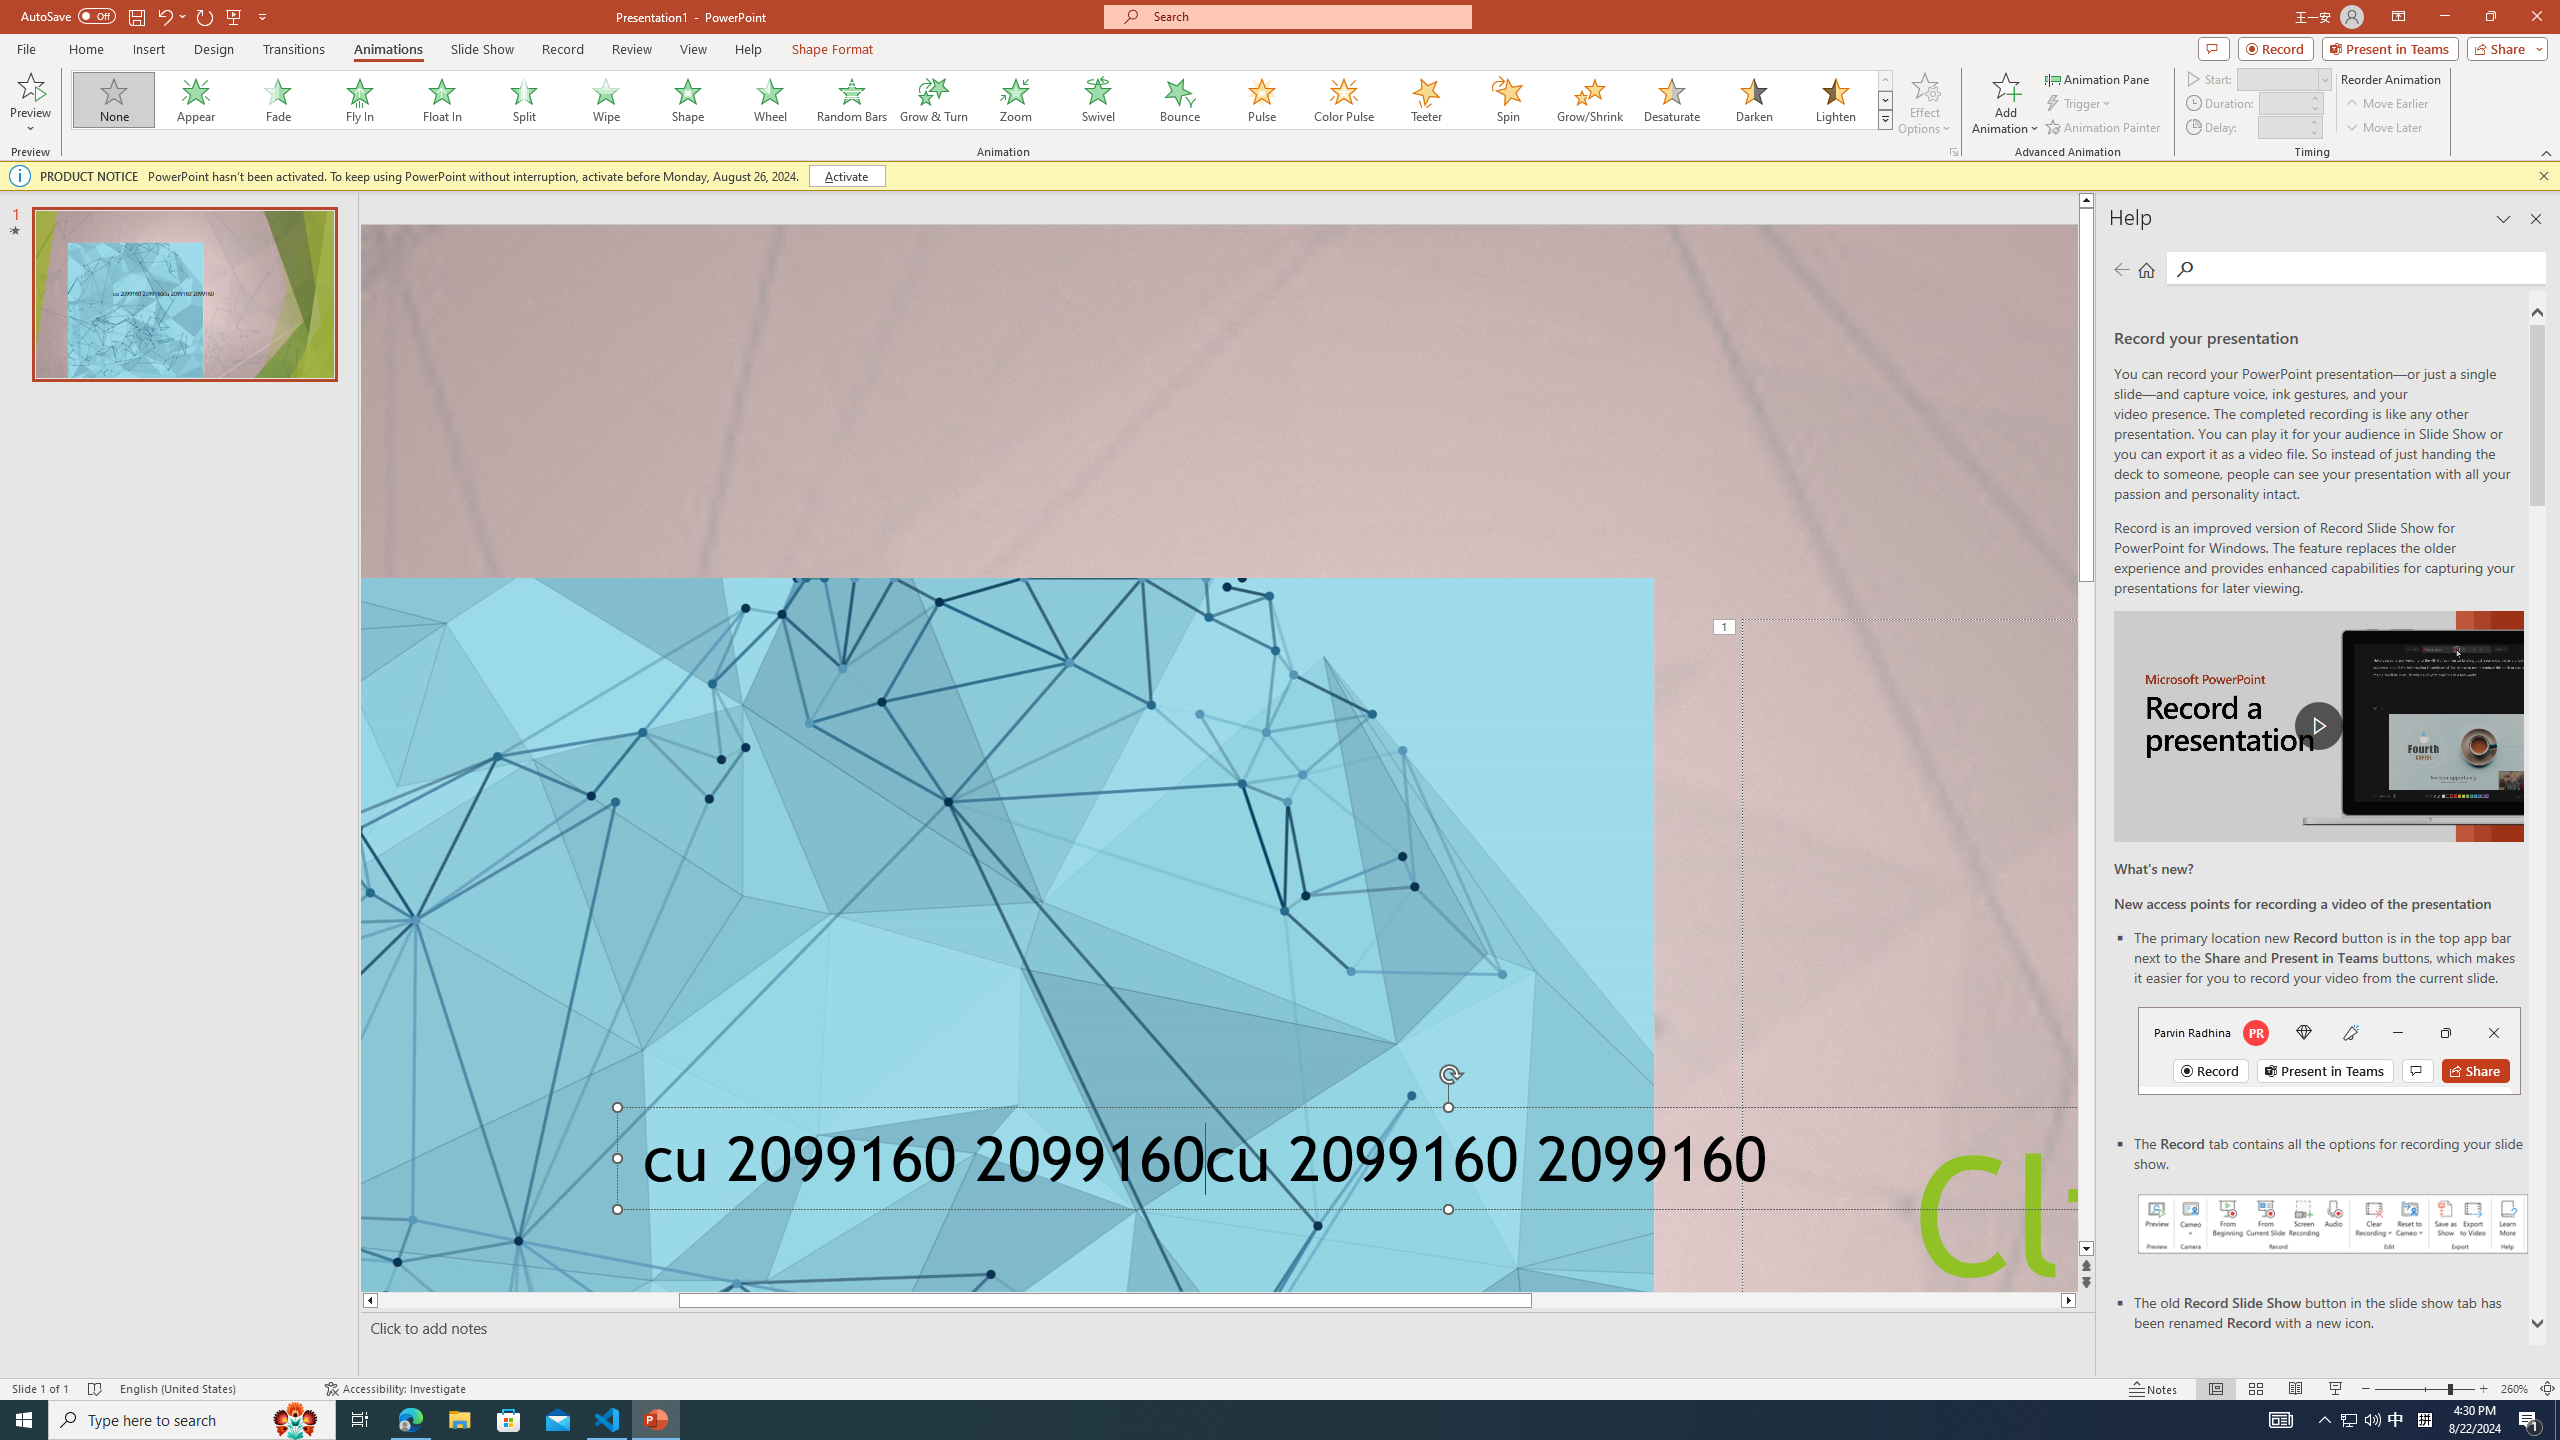 Image resolution: width=2560 pixels, height=1440 pixels. What do you see at coordinates (1589, 99) in the screenshot?
I see `'Grow/Shrink'` at bounding box center [1589, 99].